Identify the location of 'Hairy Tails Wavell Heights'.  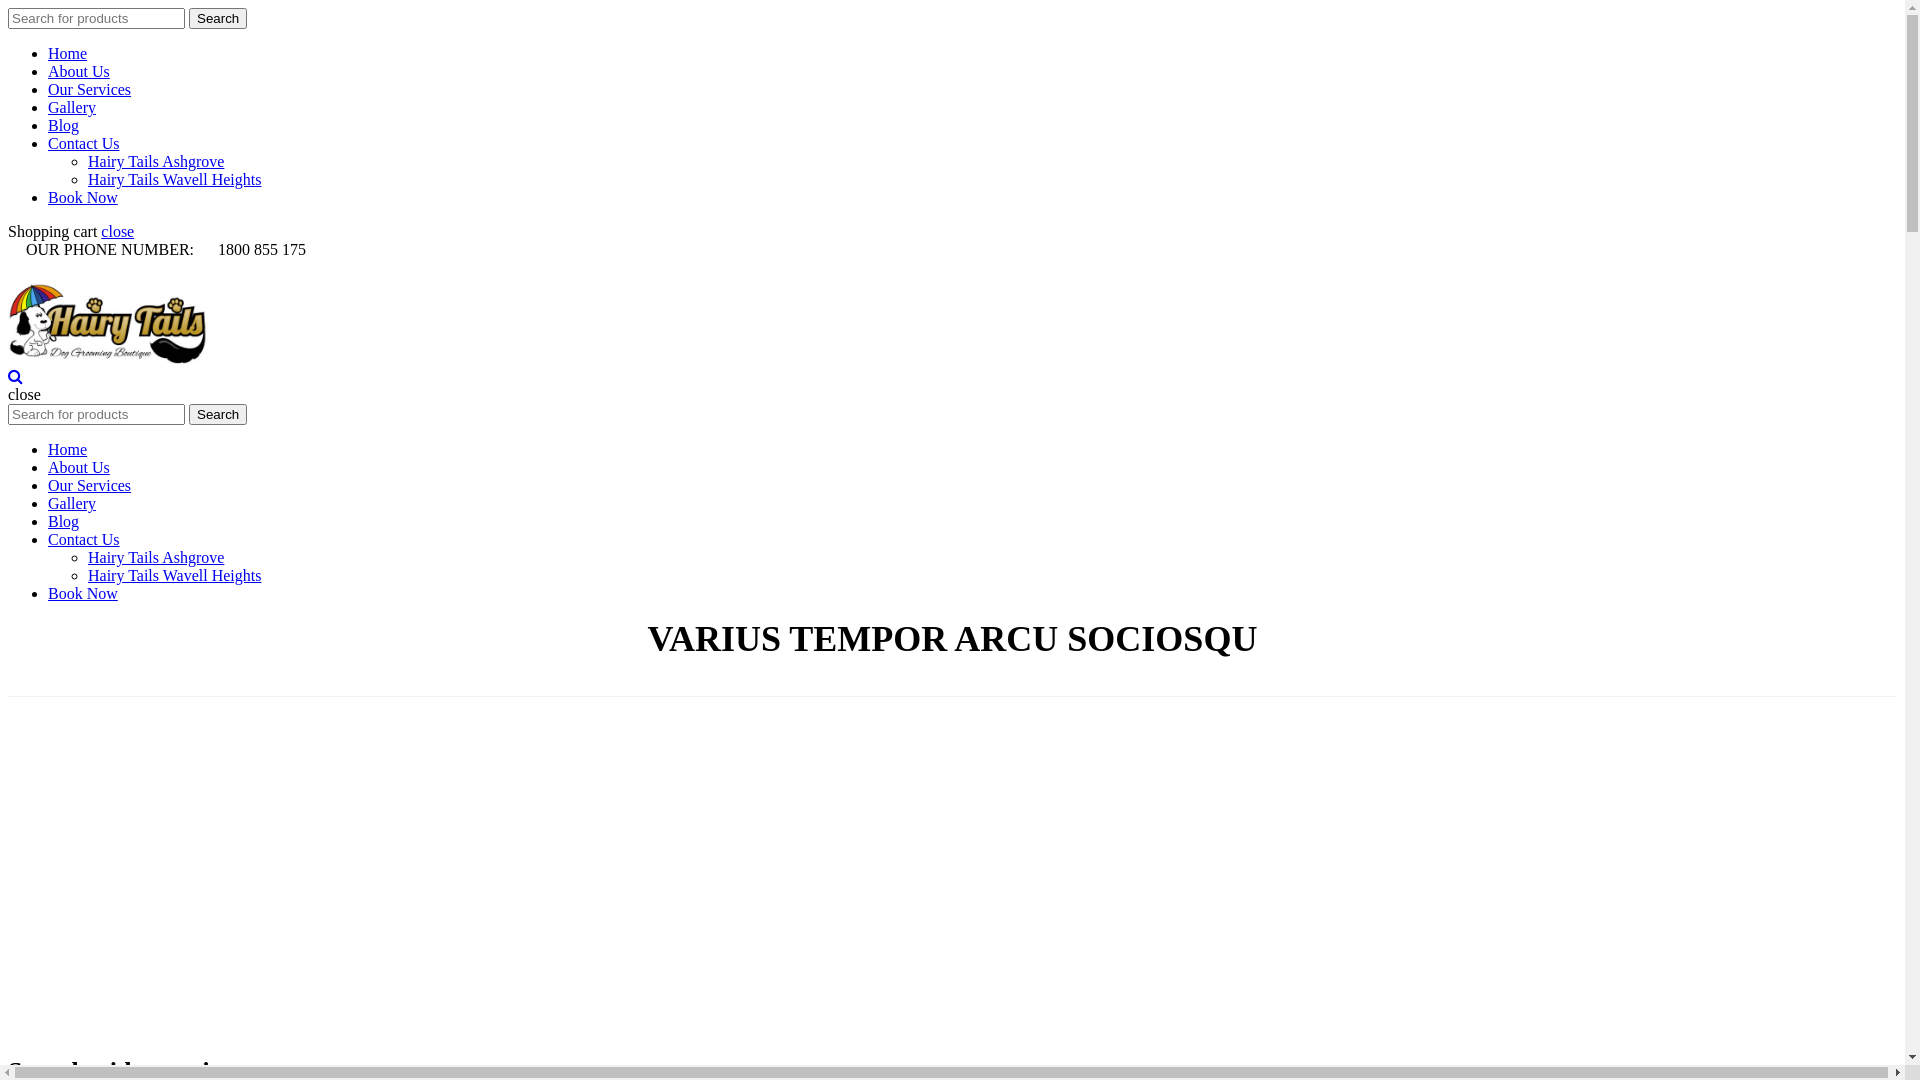
(174, 575).